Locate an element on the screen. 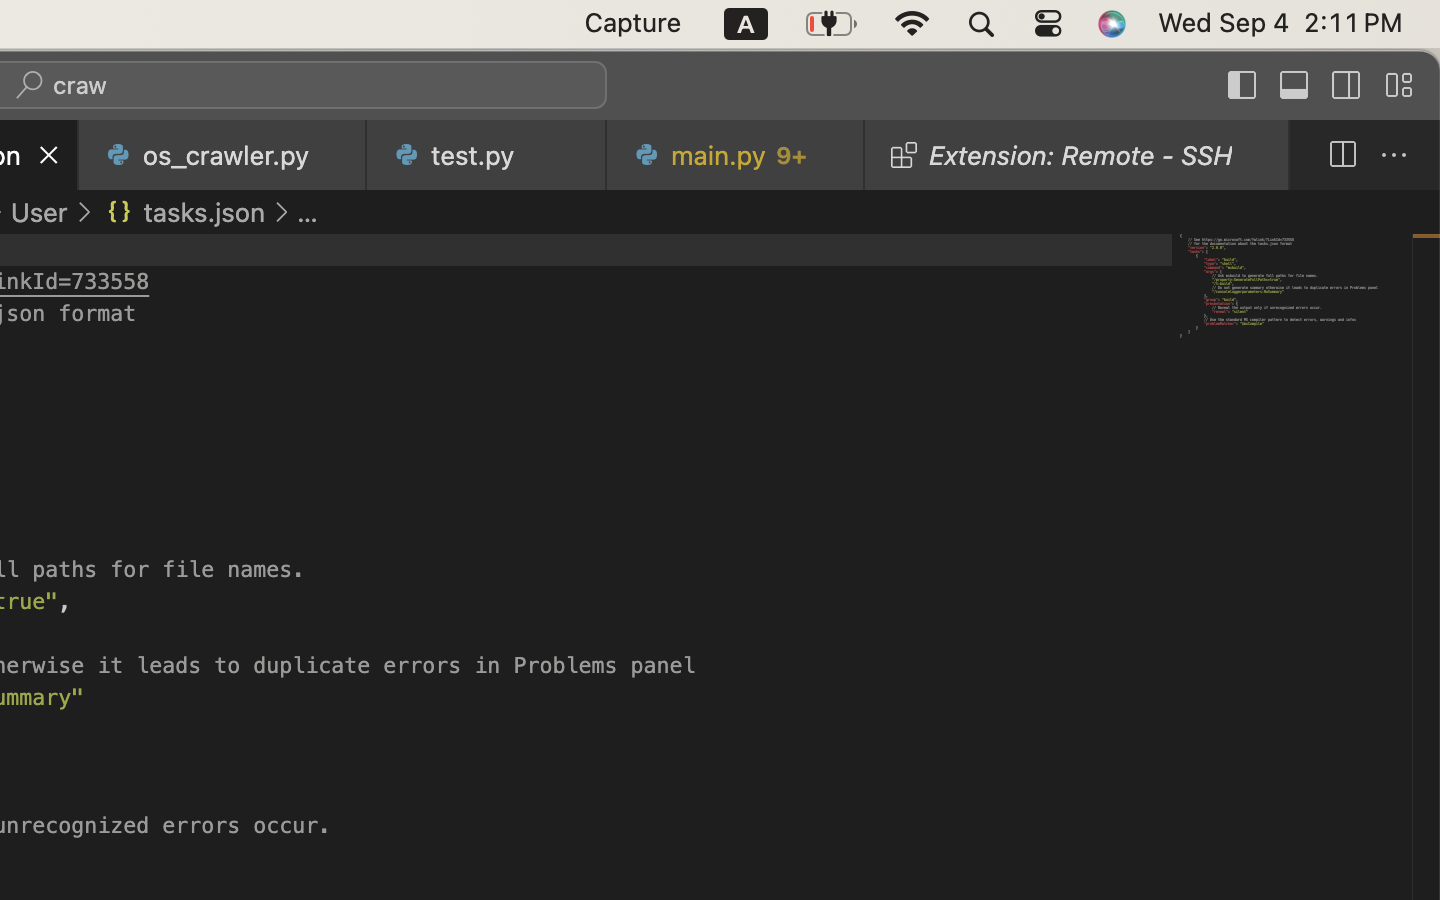 This screenshot has width=1440, height=900. '' is located at coordinates (83, 212).